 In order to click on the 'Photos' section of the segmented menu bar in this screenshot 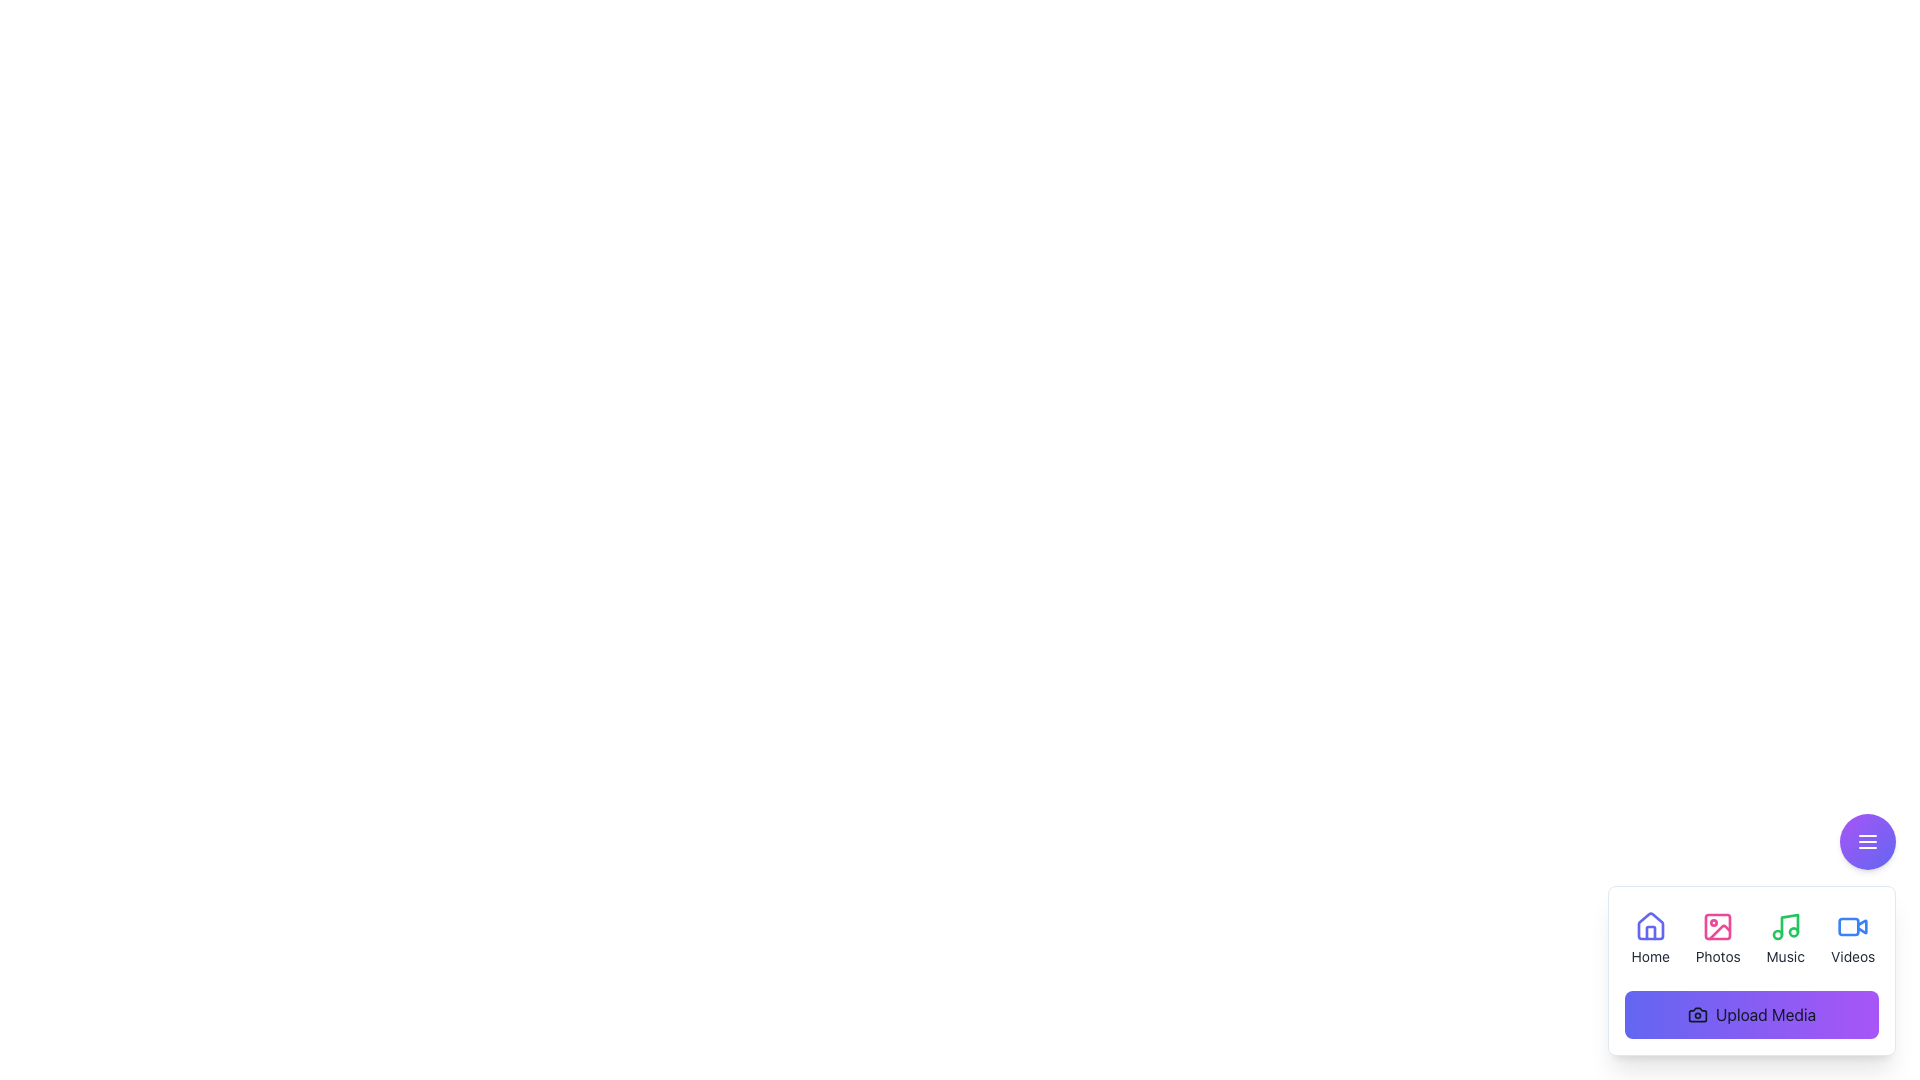, I will do `click(1751, 938)`.